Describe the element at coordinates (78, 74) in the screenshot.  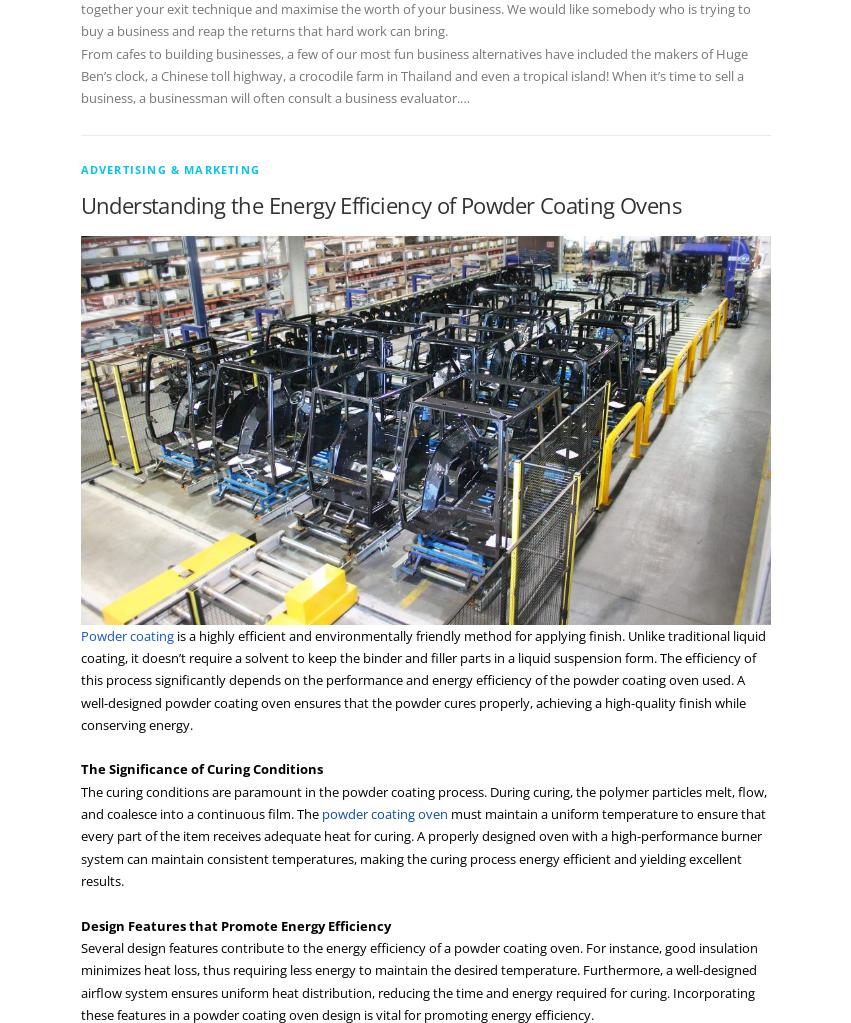
I see `'From cafes to building businesses, a few of our most fun business alternatives have included the makers of Huge Ben’s clock, a Chinese toll highway, a crocodile farm in Thailand and even a tropical island! When it’s time to sell a business, a businessman will often consult a business evaluator.…'` at that location.